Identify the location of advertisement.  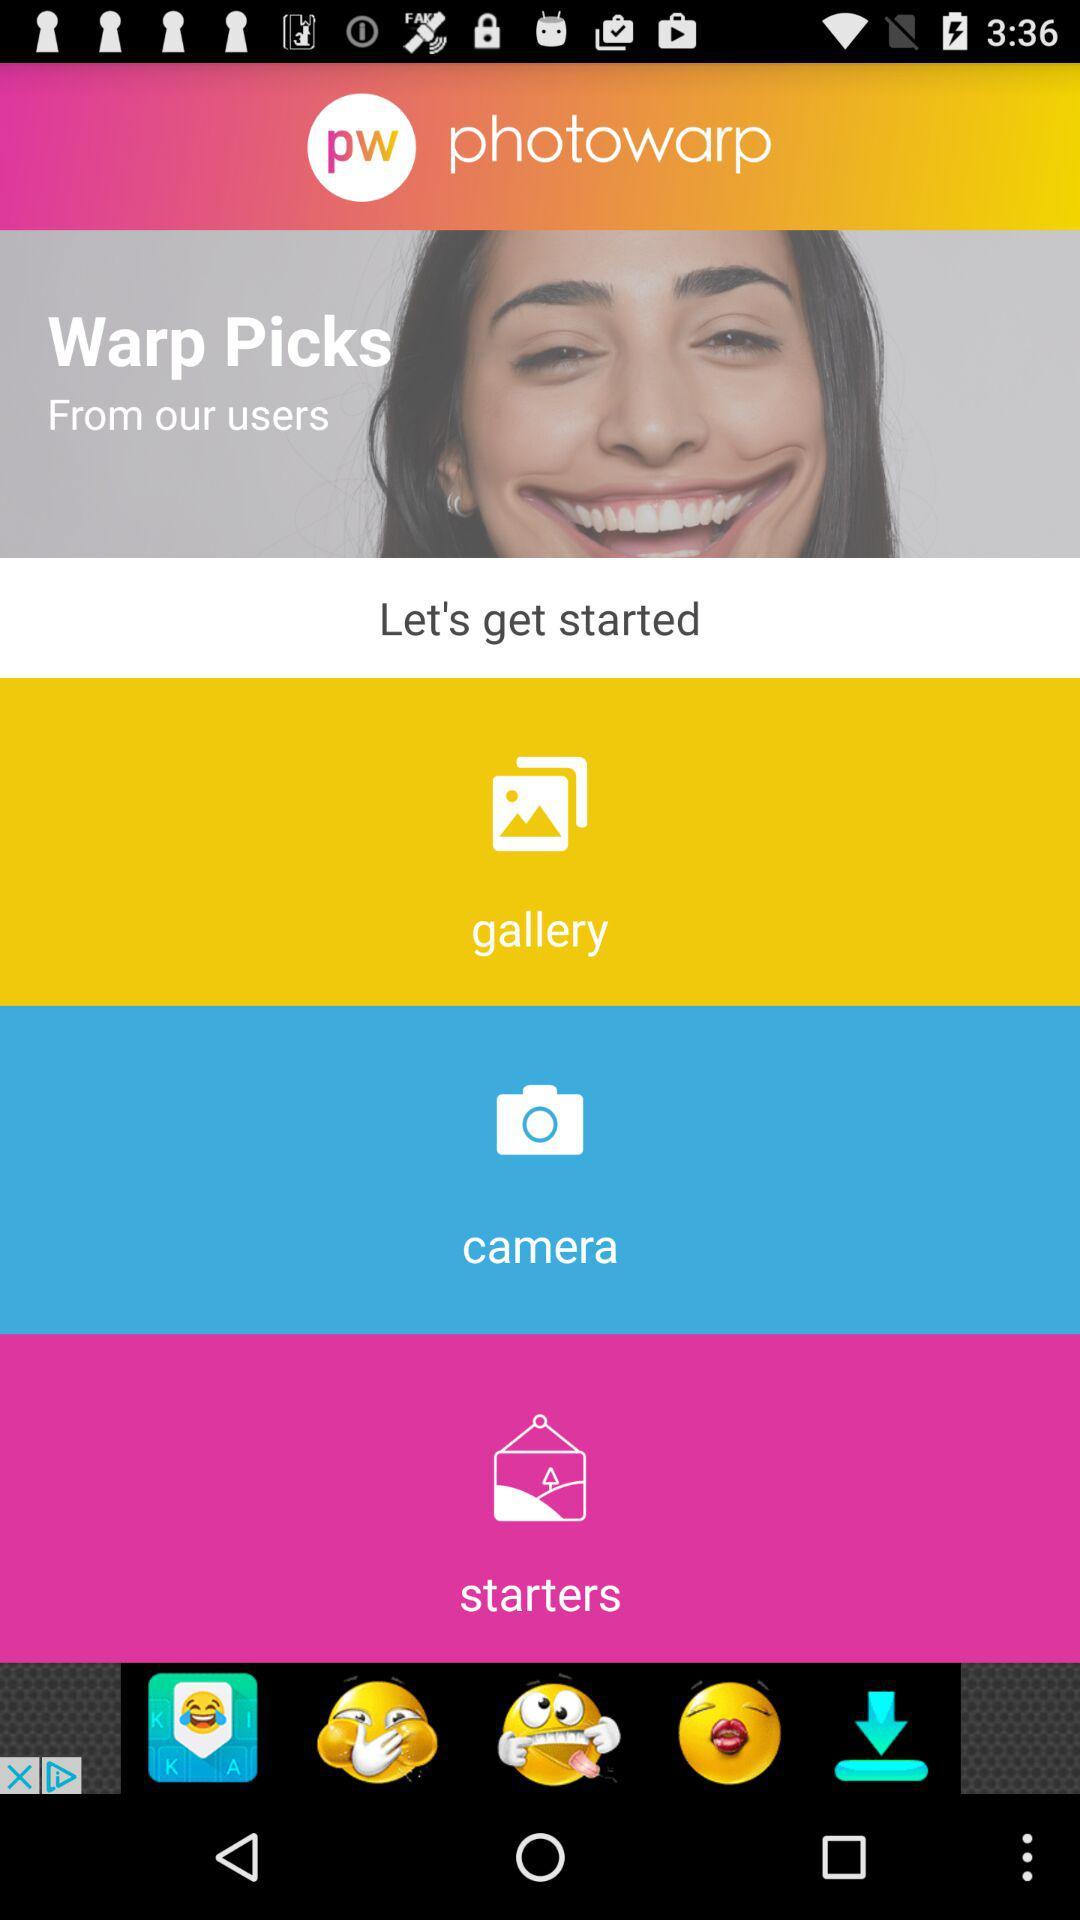
(540, 1727).